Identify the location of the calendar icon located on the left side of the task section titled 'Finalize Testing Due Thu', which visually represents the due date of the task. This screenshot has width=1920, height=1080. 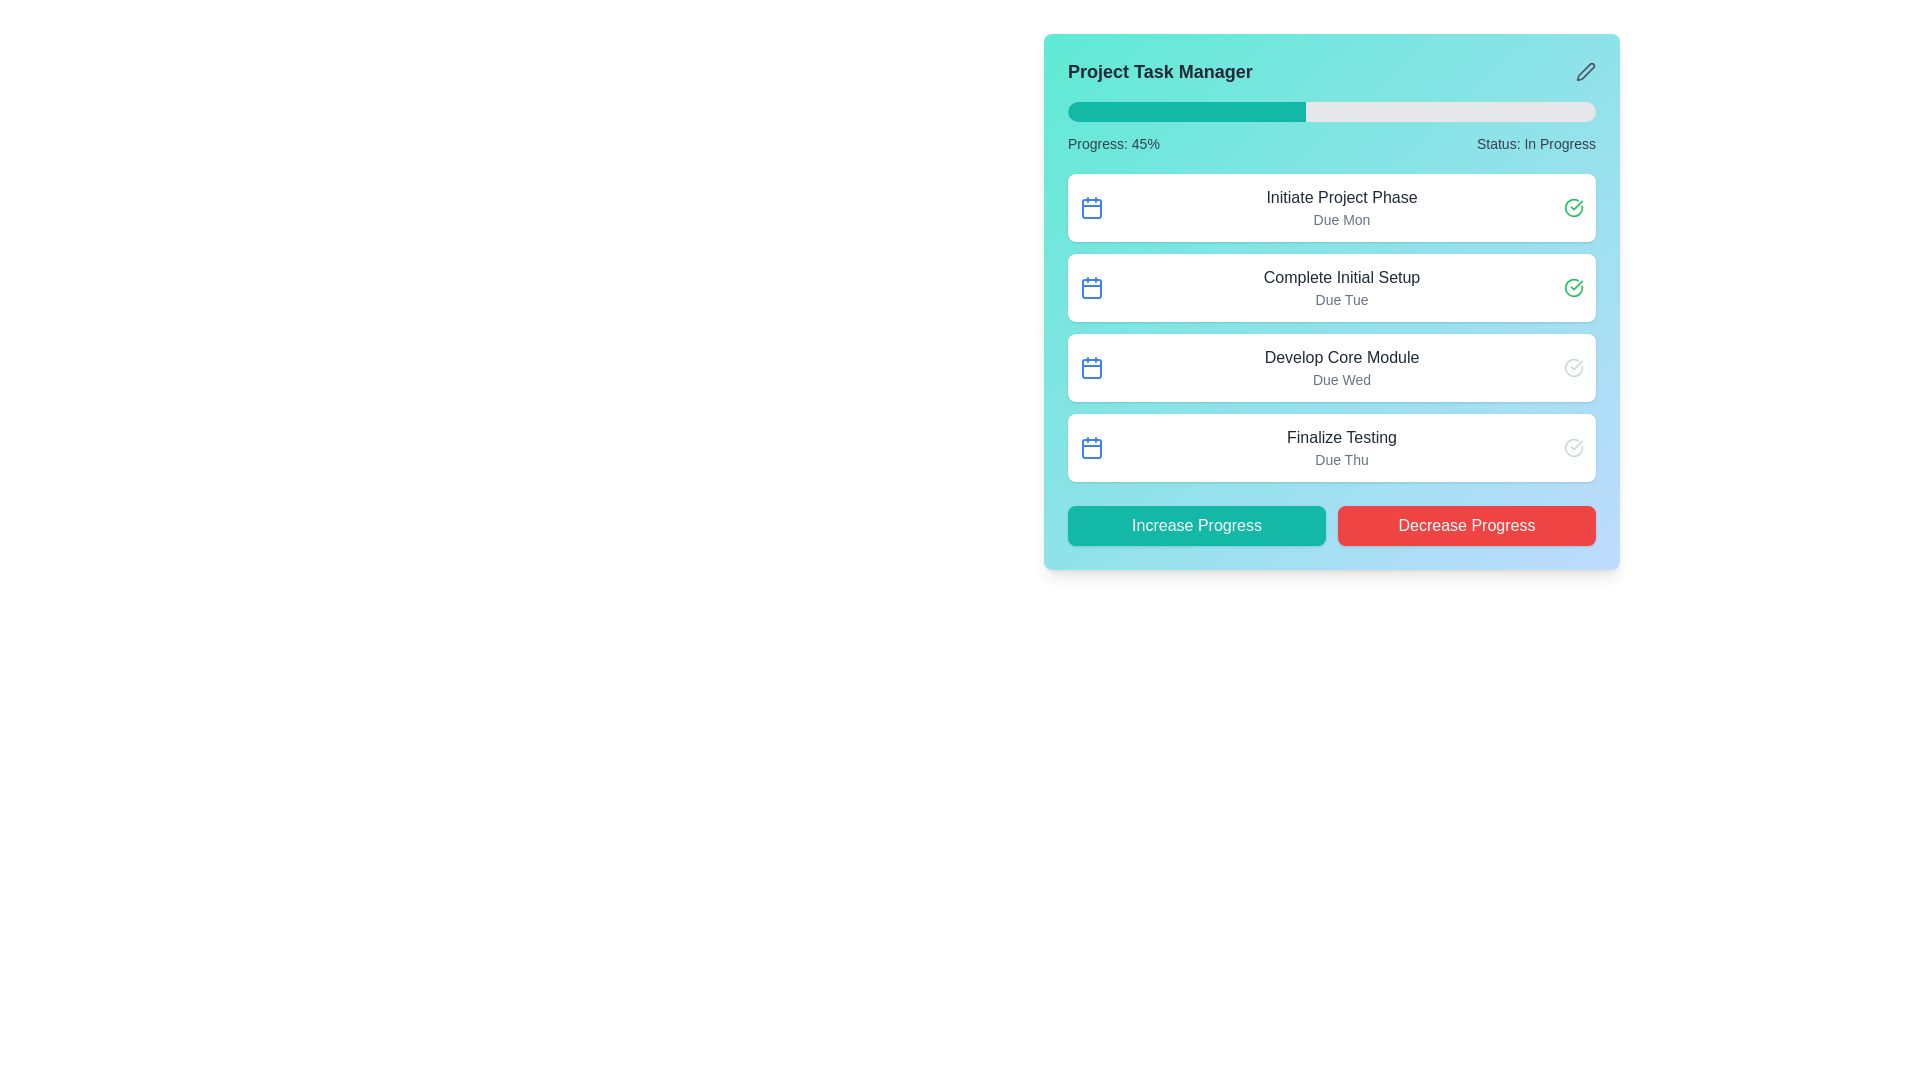
(1090, 446).